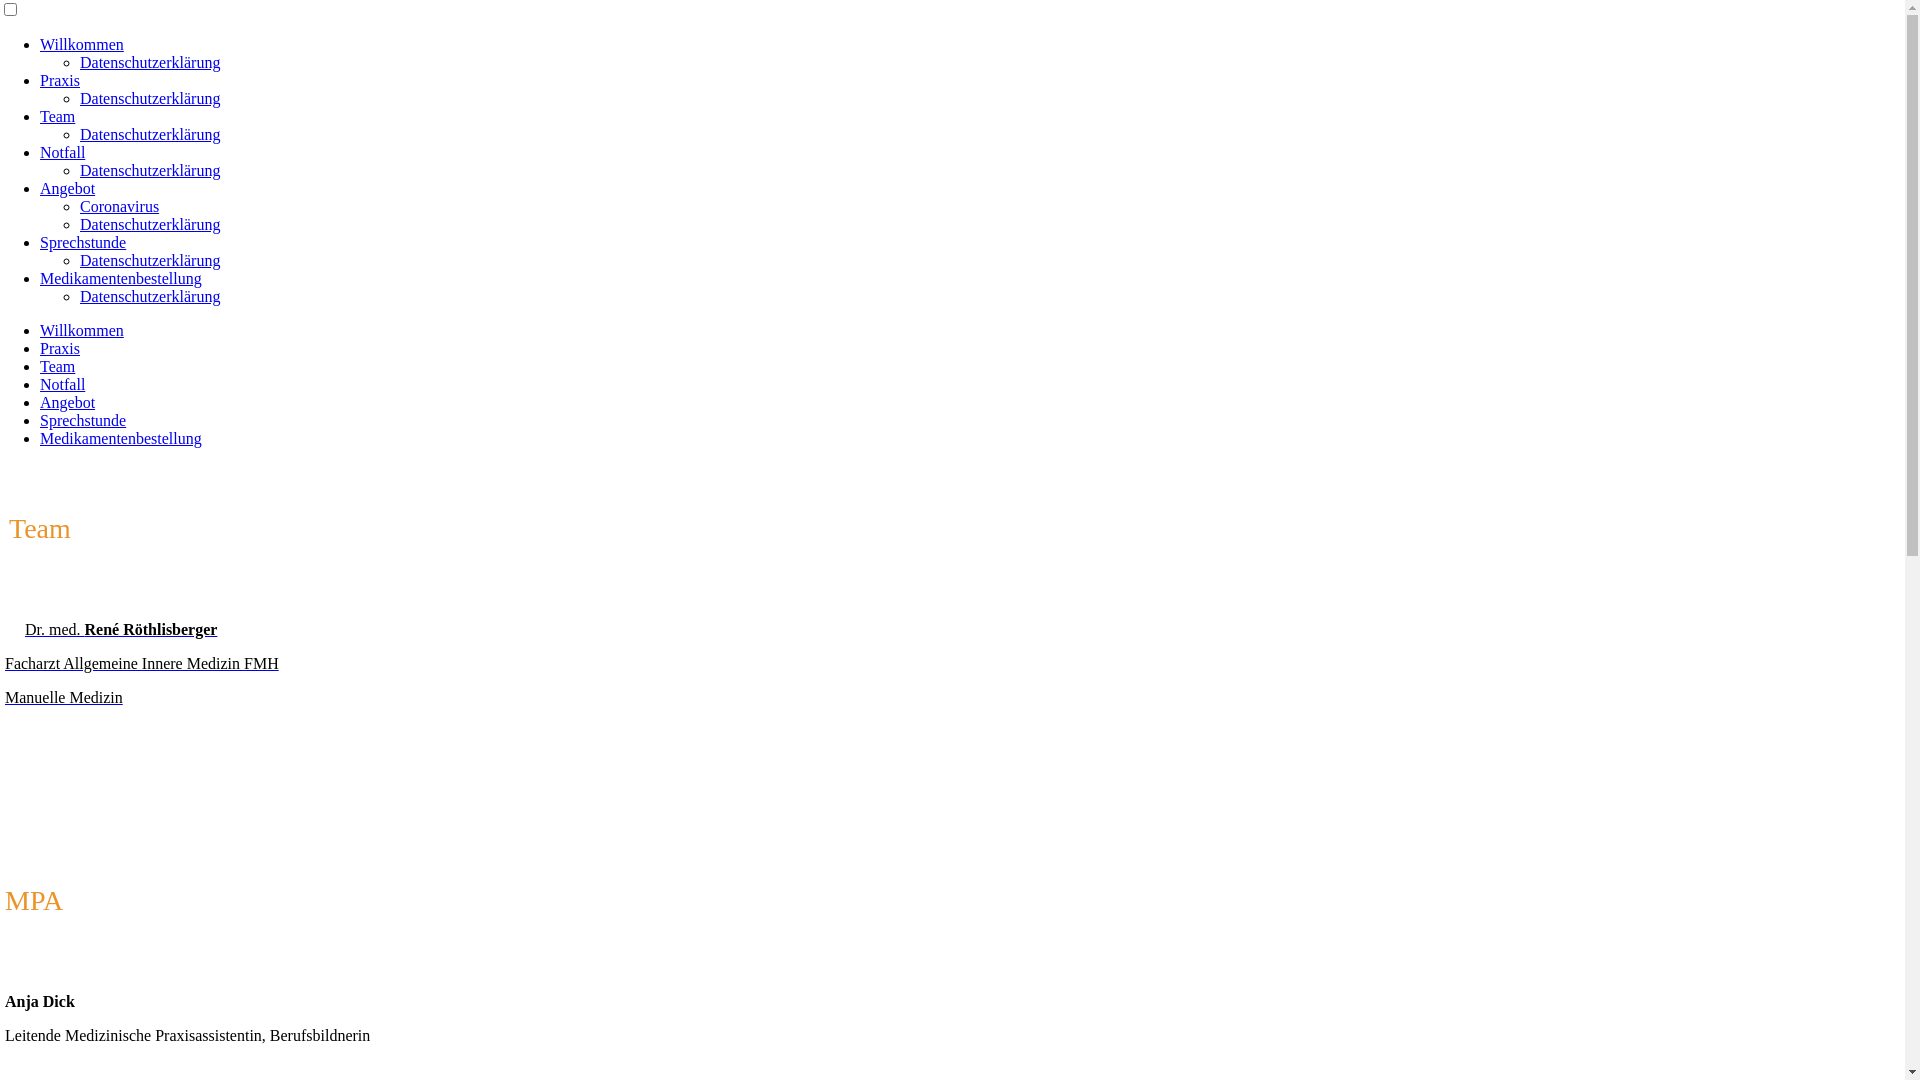 This screenshot has width=1920, height=1080. What do you see at coordinates (59, 79) in the screenshot?
I see `'Praxis'` at bounding box center [59, 79].